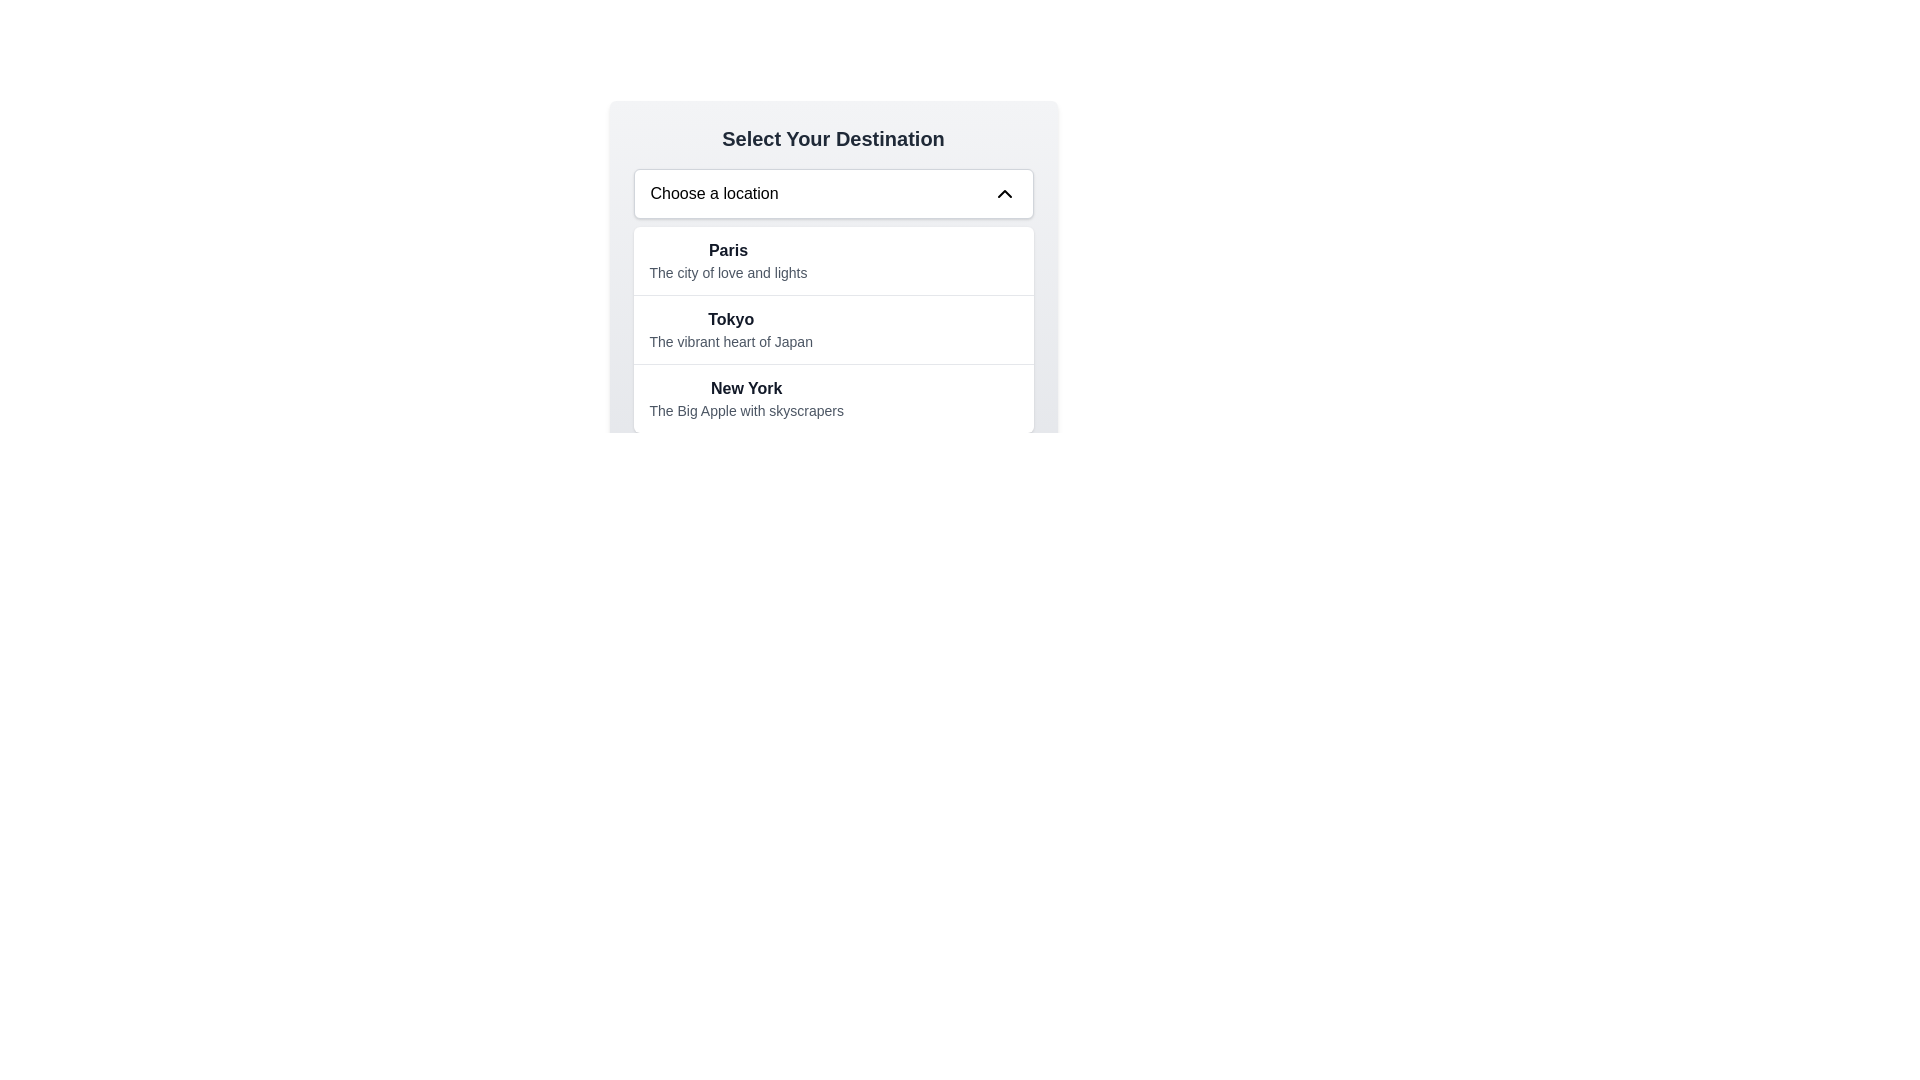 Image resolution: width=1920 pixels, height=1080 pixels. What do you see at coordinates (833, 398) in the screenshot?
I see `the text block displaying 'New York' and 'The Big Apple with skyscrapers', which is the third item in the list under 'Select Your Destination'` at bounding box center [833, 398].